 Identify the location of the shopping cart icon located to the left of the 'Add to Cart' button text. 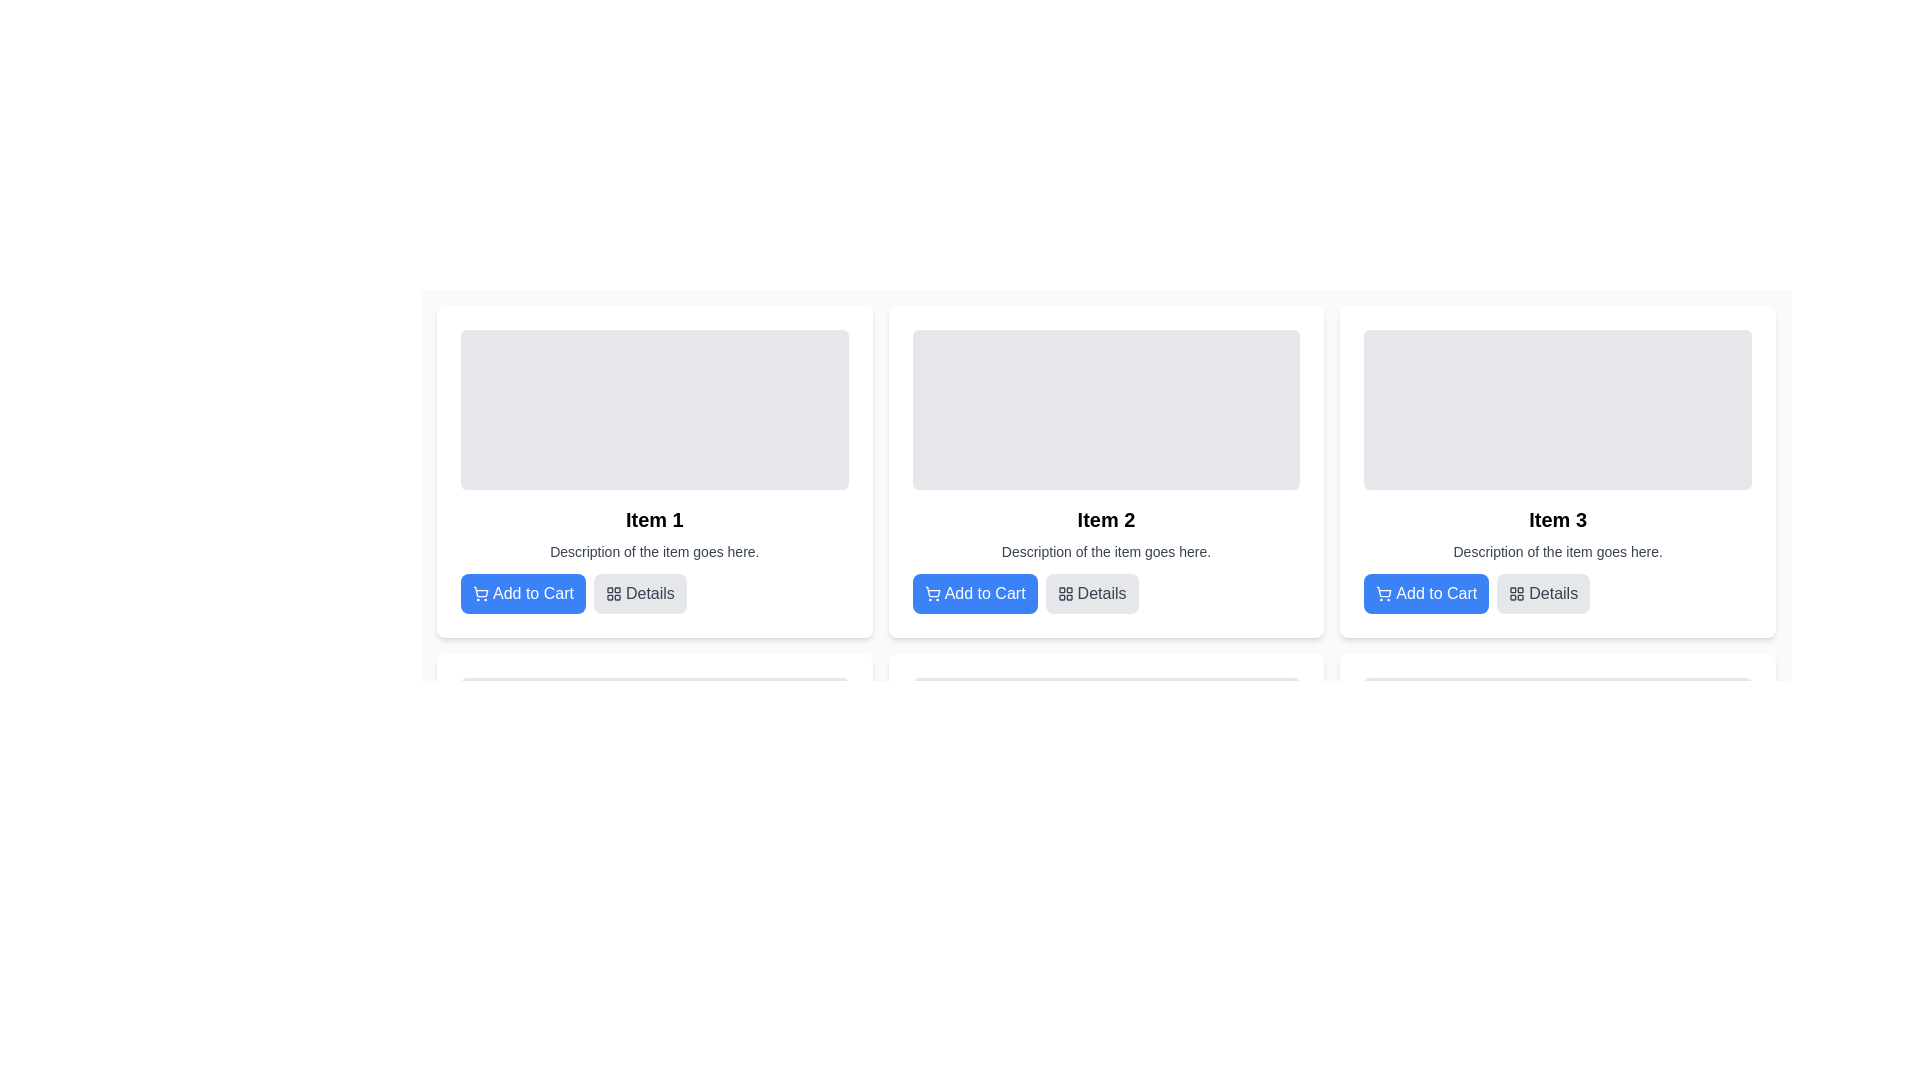
(480, 593).